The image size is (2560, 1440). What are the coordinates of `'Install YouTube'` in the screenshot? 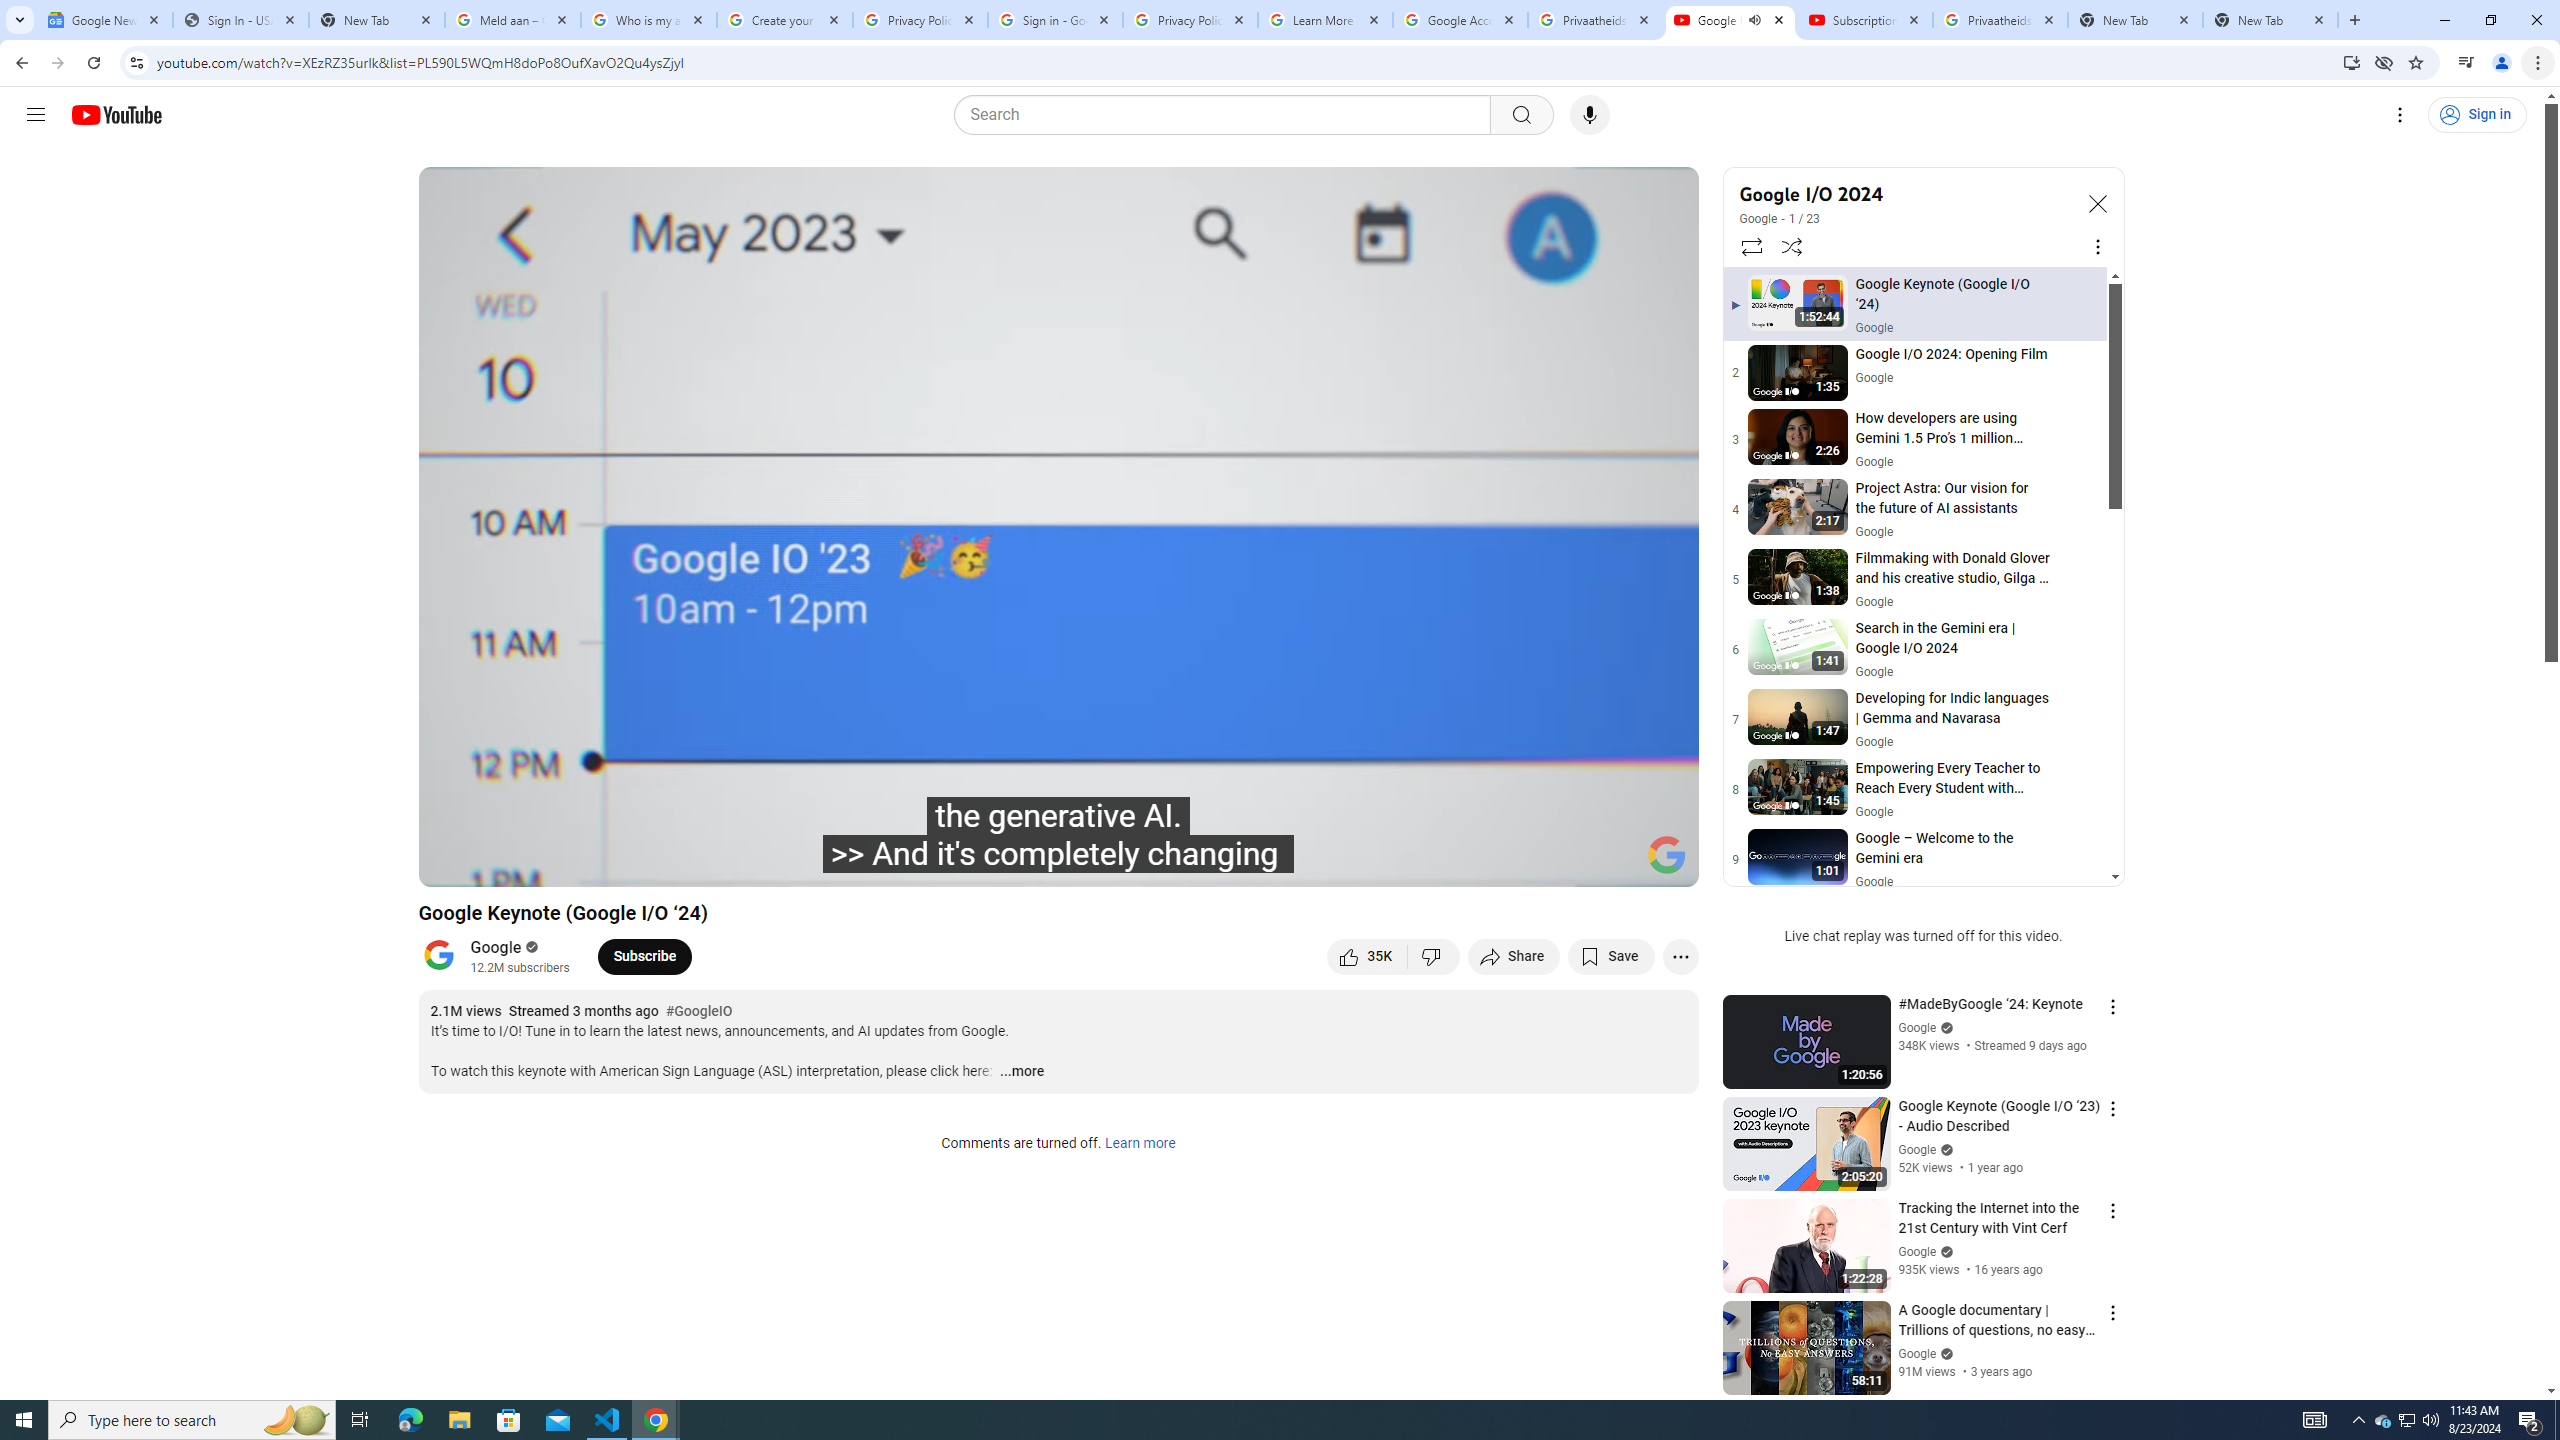 It's located at (2351, 61).